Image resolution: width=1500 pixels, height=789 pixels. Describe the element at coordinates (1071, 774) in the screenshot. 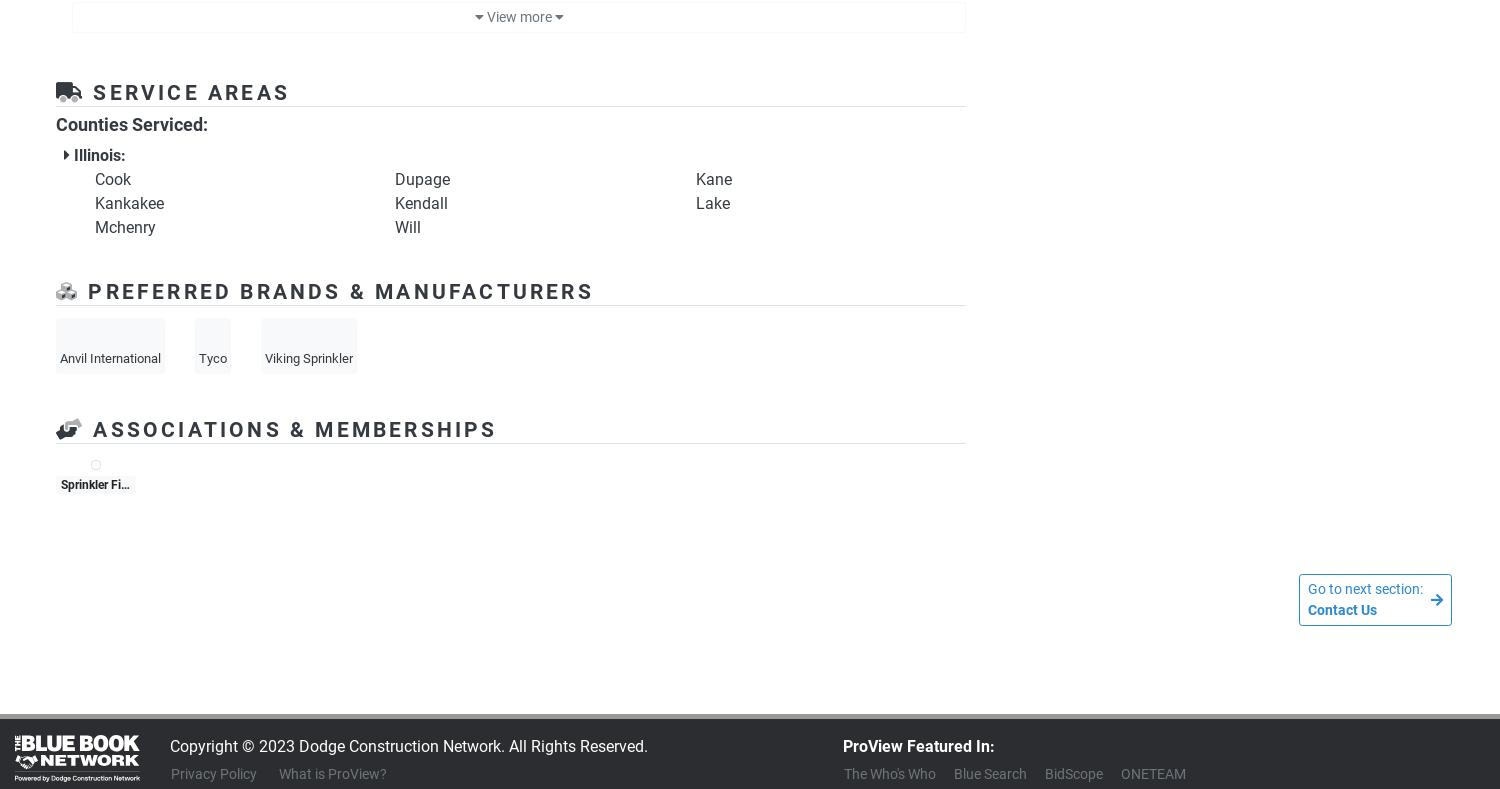

I see `'BidScope'` at that location.